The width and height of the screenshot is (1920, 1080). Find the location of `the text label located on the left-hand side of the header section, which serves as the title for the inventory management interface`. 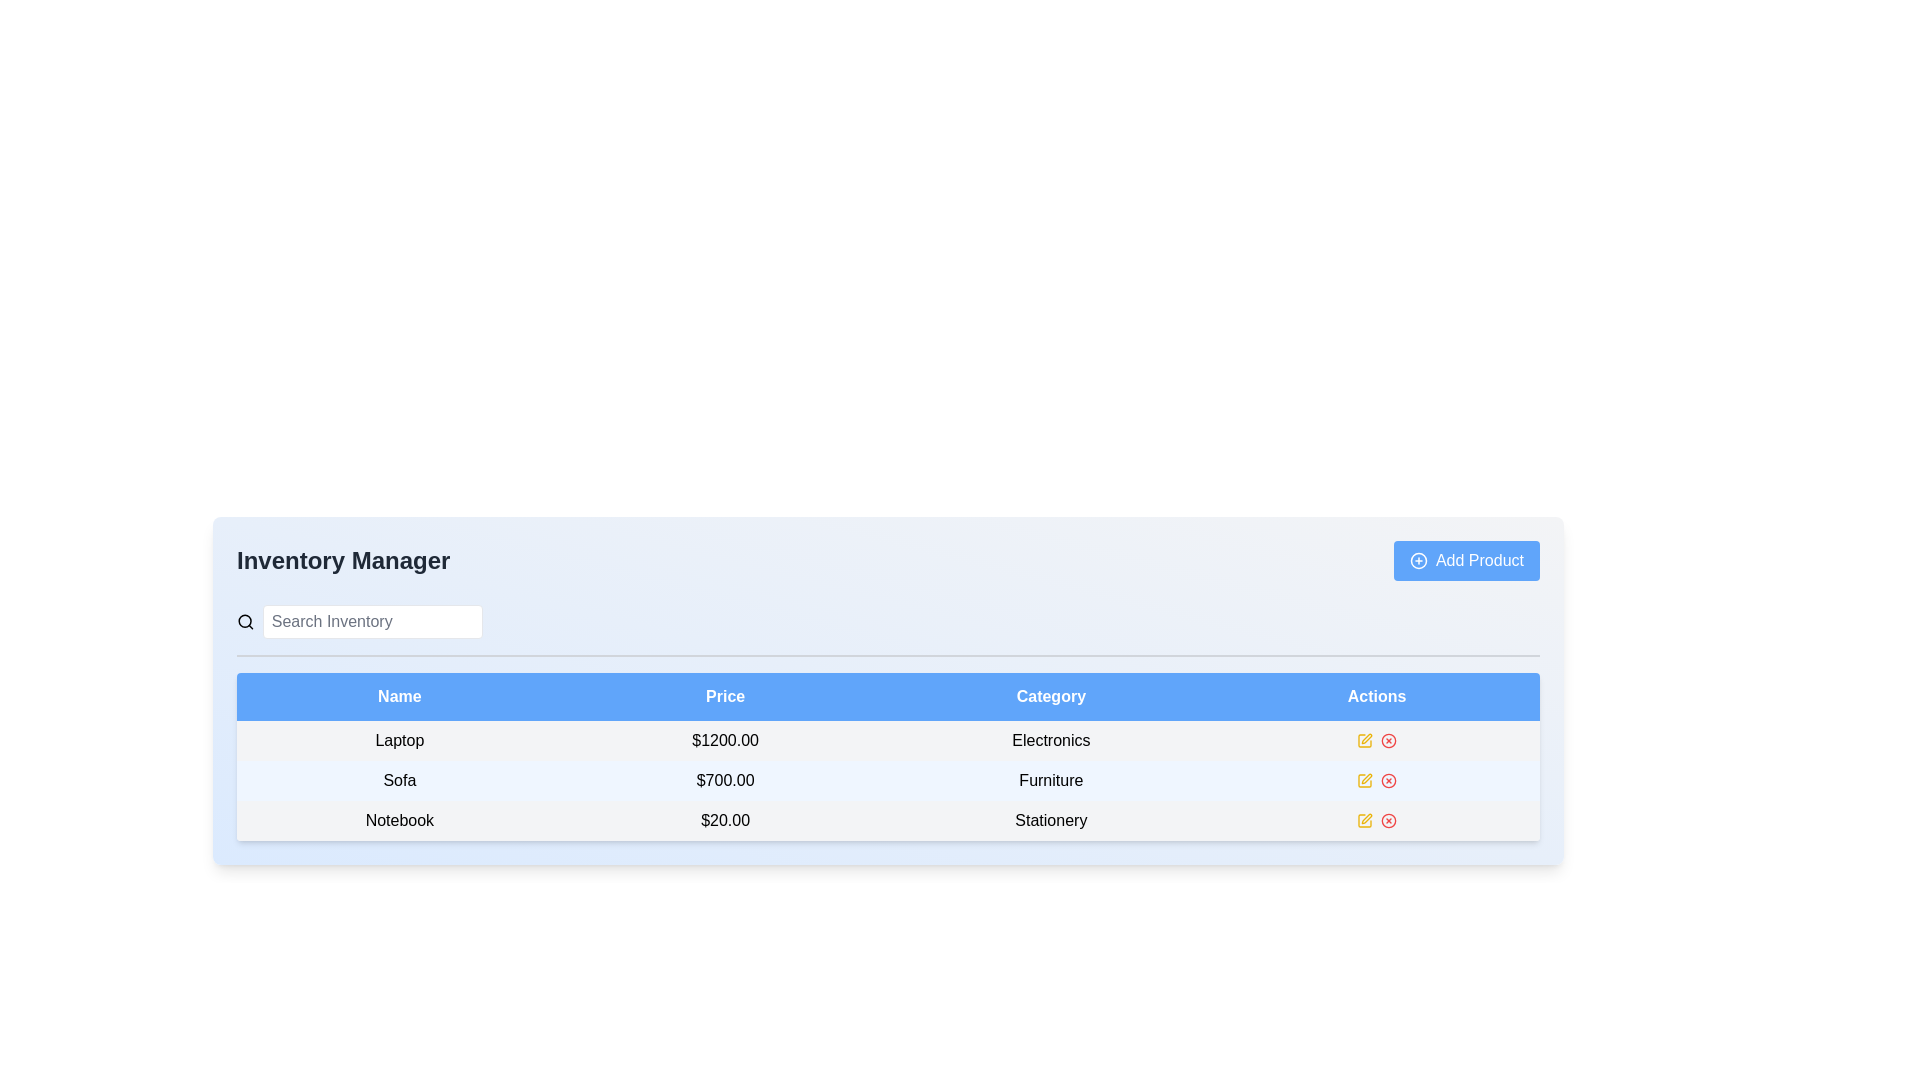

the text label located on the left-hand side of the header section, which serves as the title for the inventory management interface is located at coordinates (343, 560).